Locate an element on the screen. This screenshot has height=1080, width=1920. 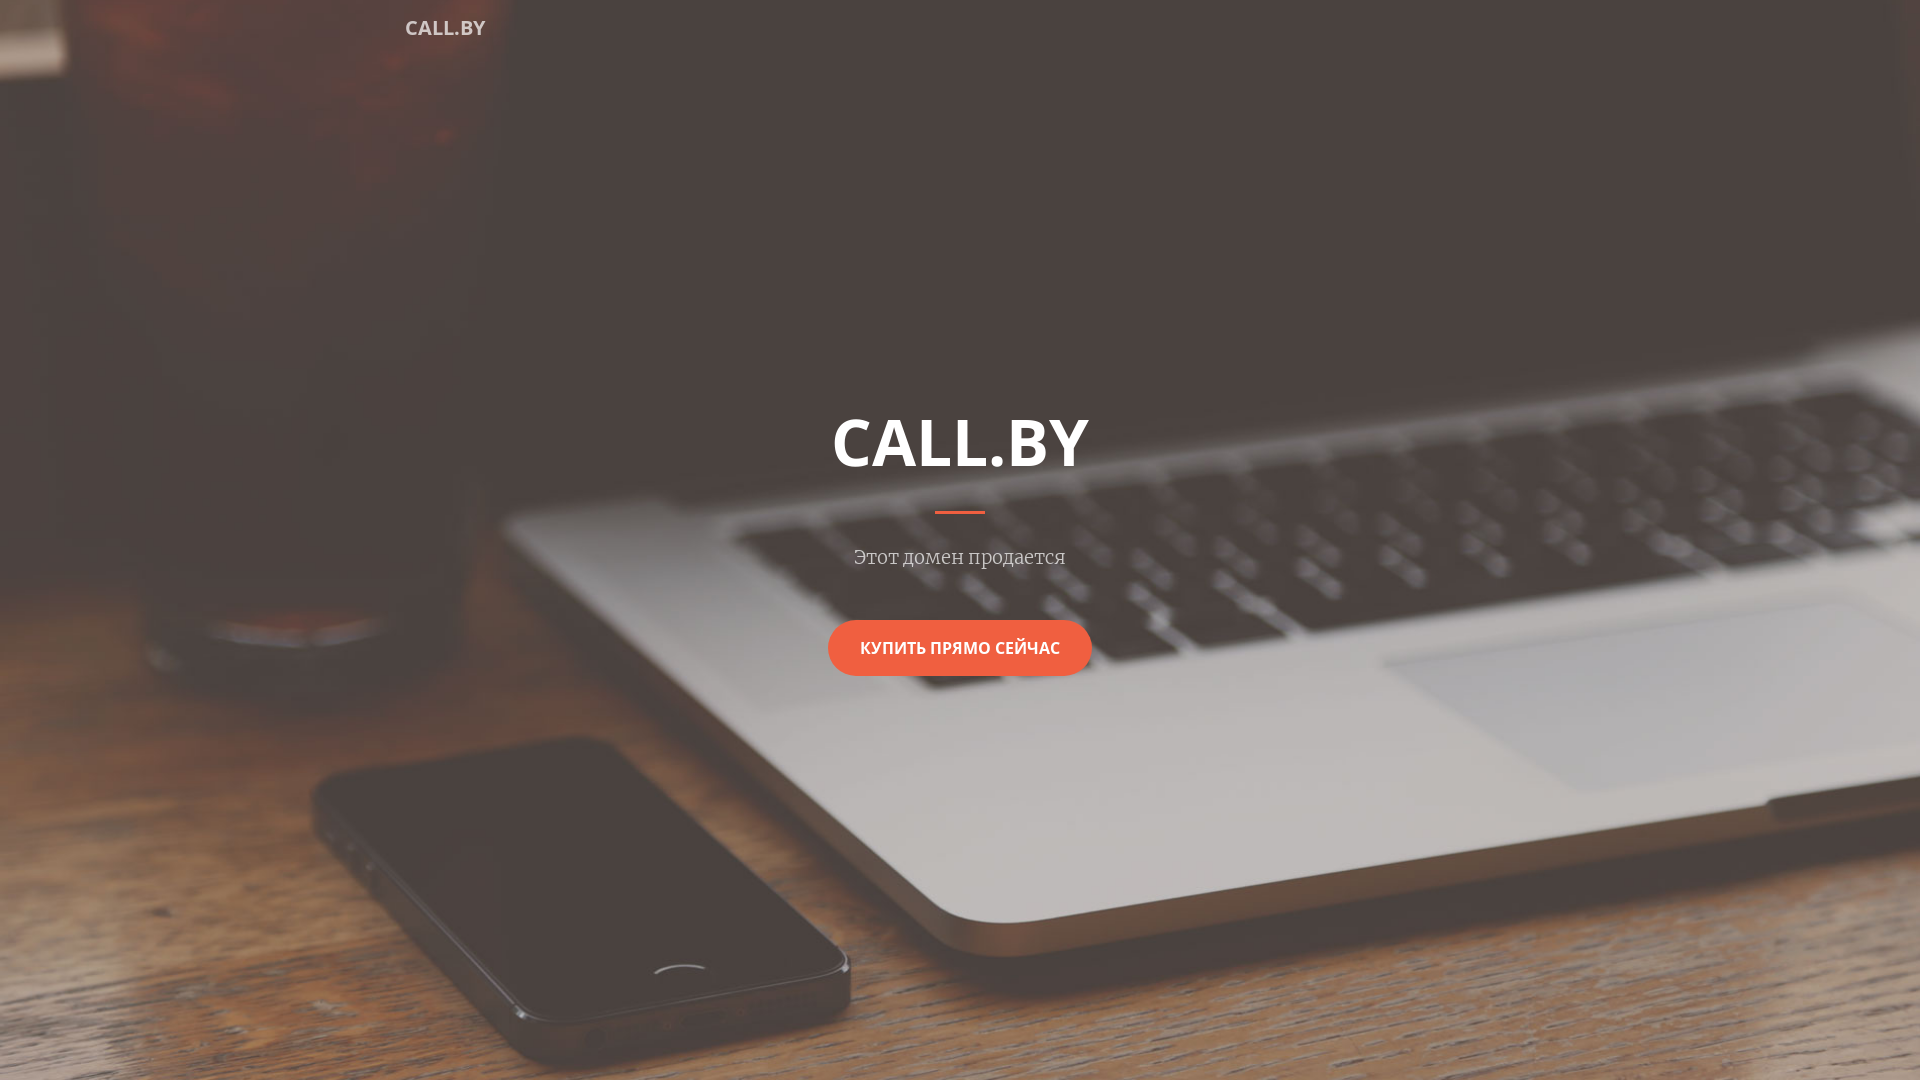
'CALL.BY' is located at coordinates (444, 27).